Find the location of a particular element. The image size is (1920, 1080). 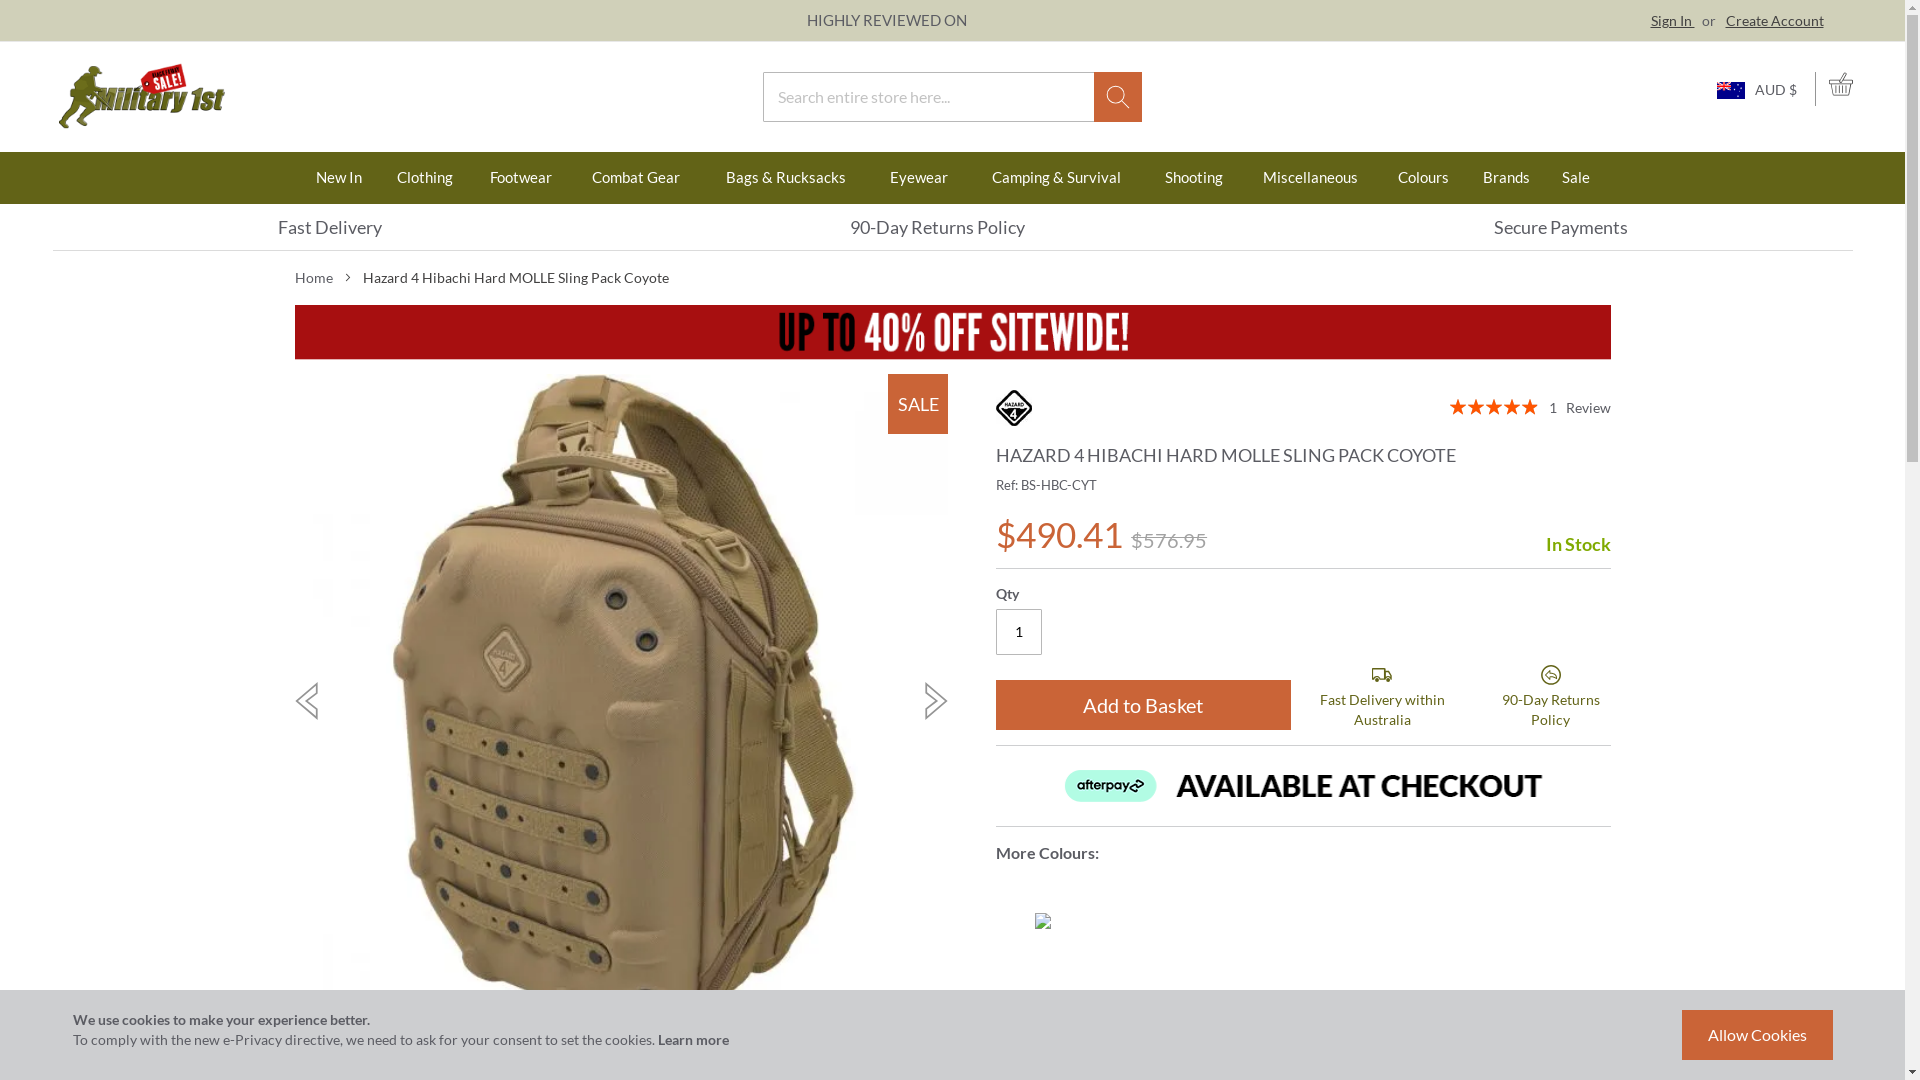

'Sale' is located at coordinates (1574, 176).